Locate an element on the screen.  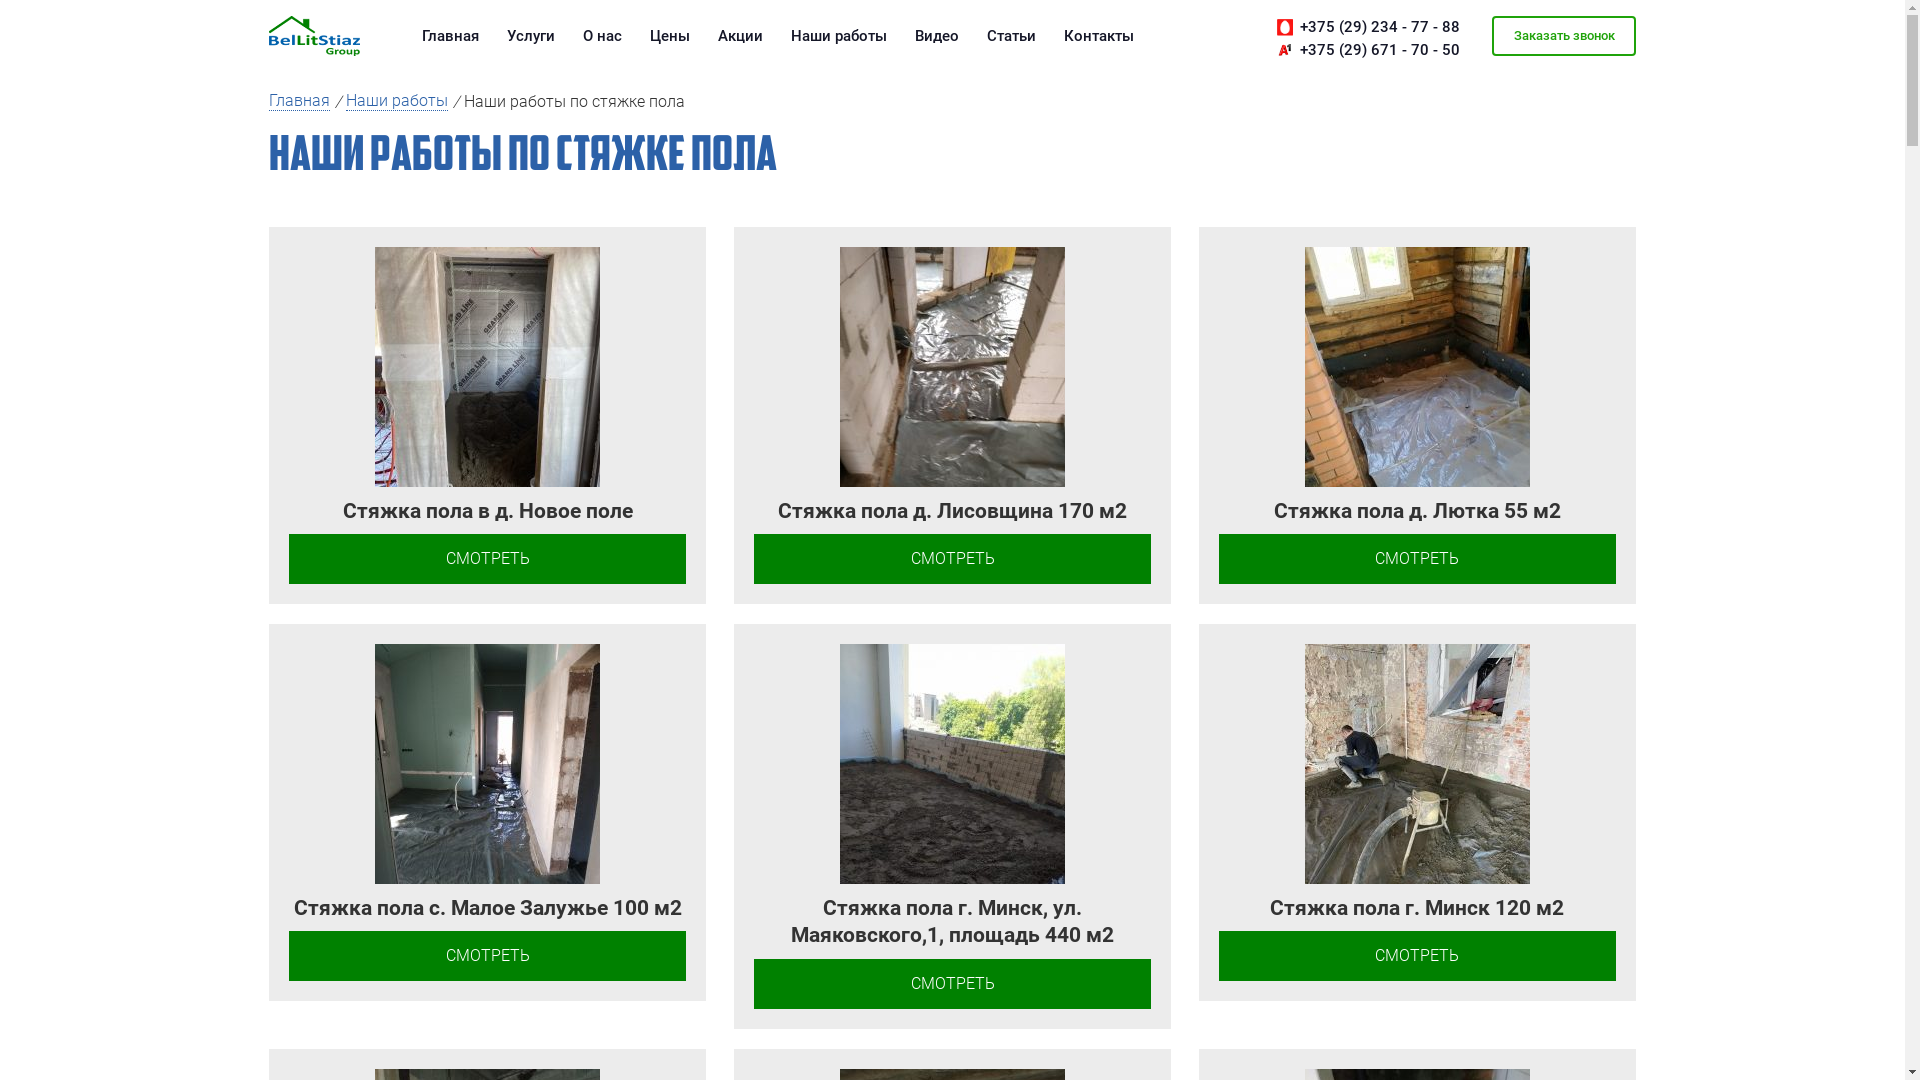
'+375 (29) 671 - 70 - 50' is located at coordinates (1379, 49).